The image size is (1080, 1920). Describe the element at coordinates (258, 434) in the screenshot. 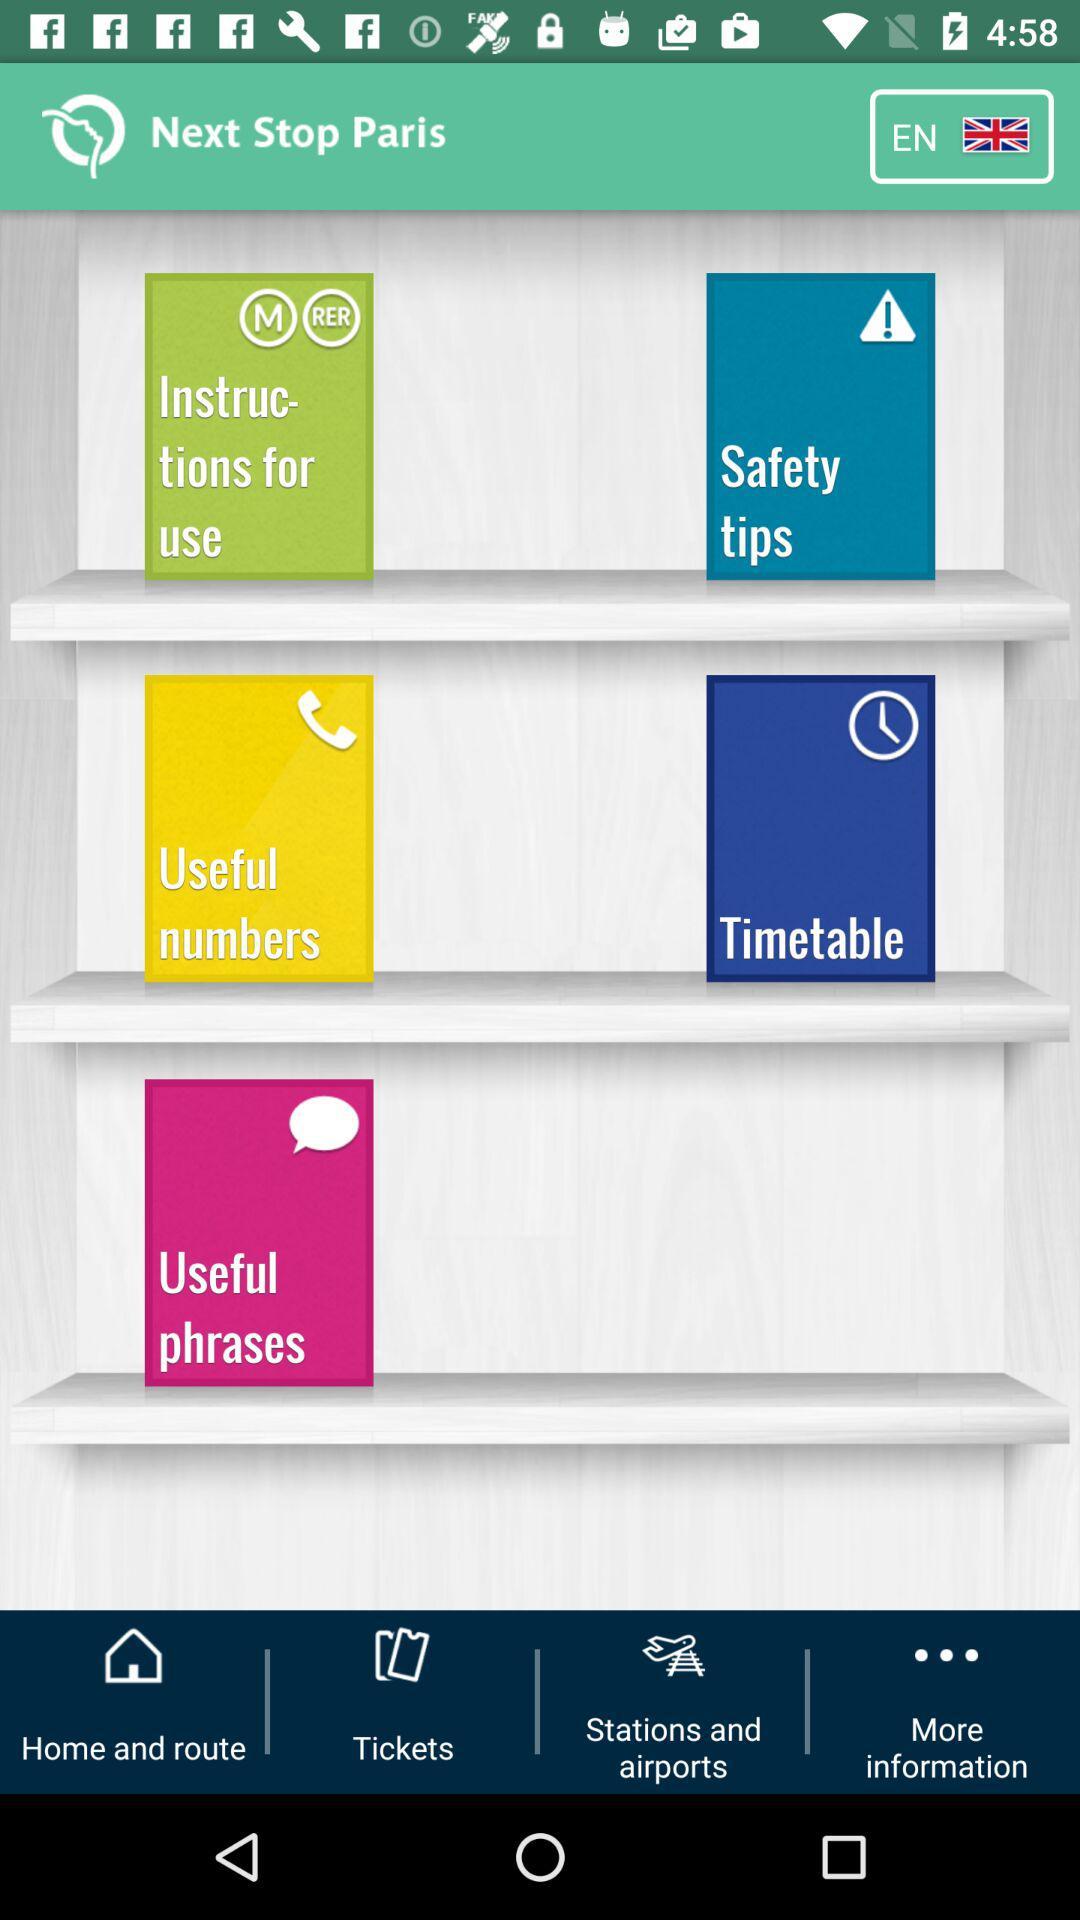

I see `the icon above the useful numbers icon` at that location.